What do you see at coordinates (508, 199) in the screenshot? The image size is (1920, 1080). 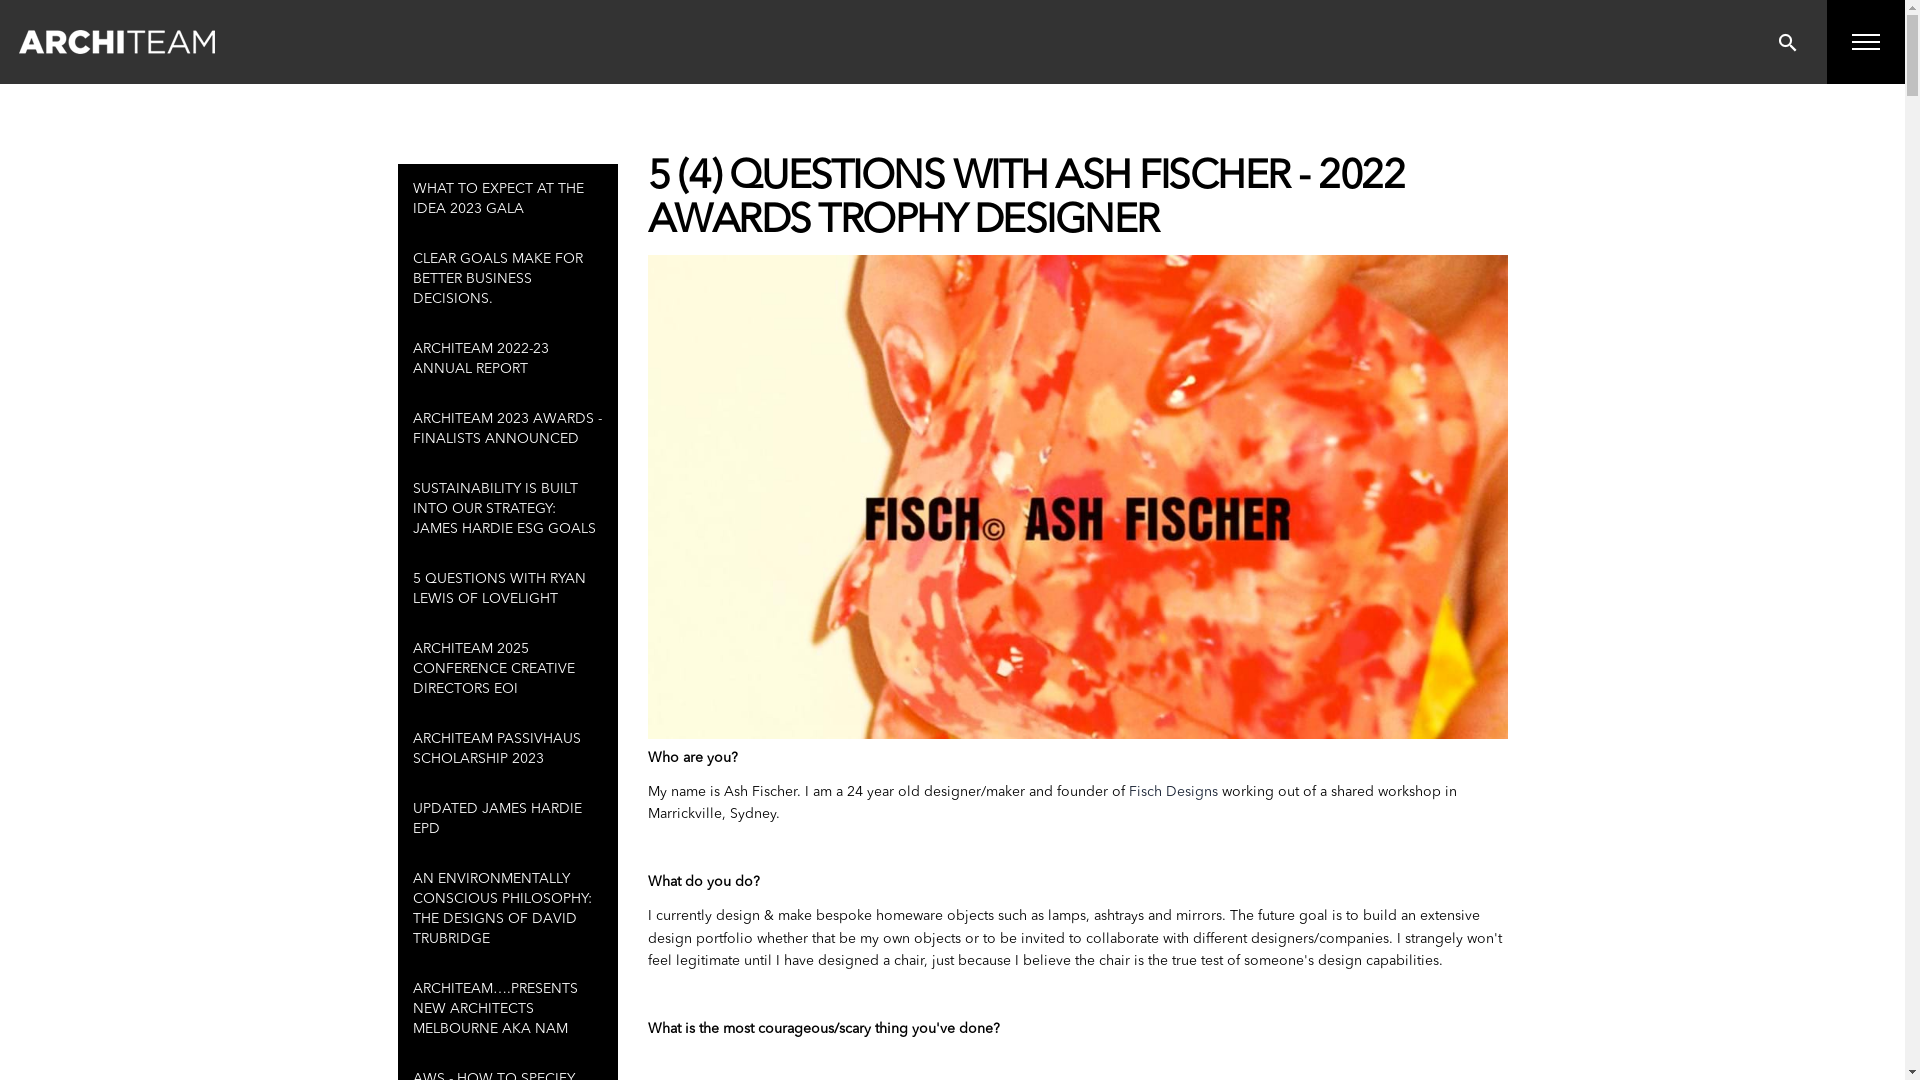 I see `'WHAT TO EXPECT AT THE IDEA 2023 GALA'` at bounding box center [508, 199].